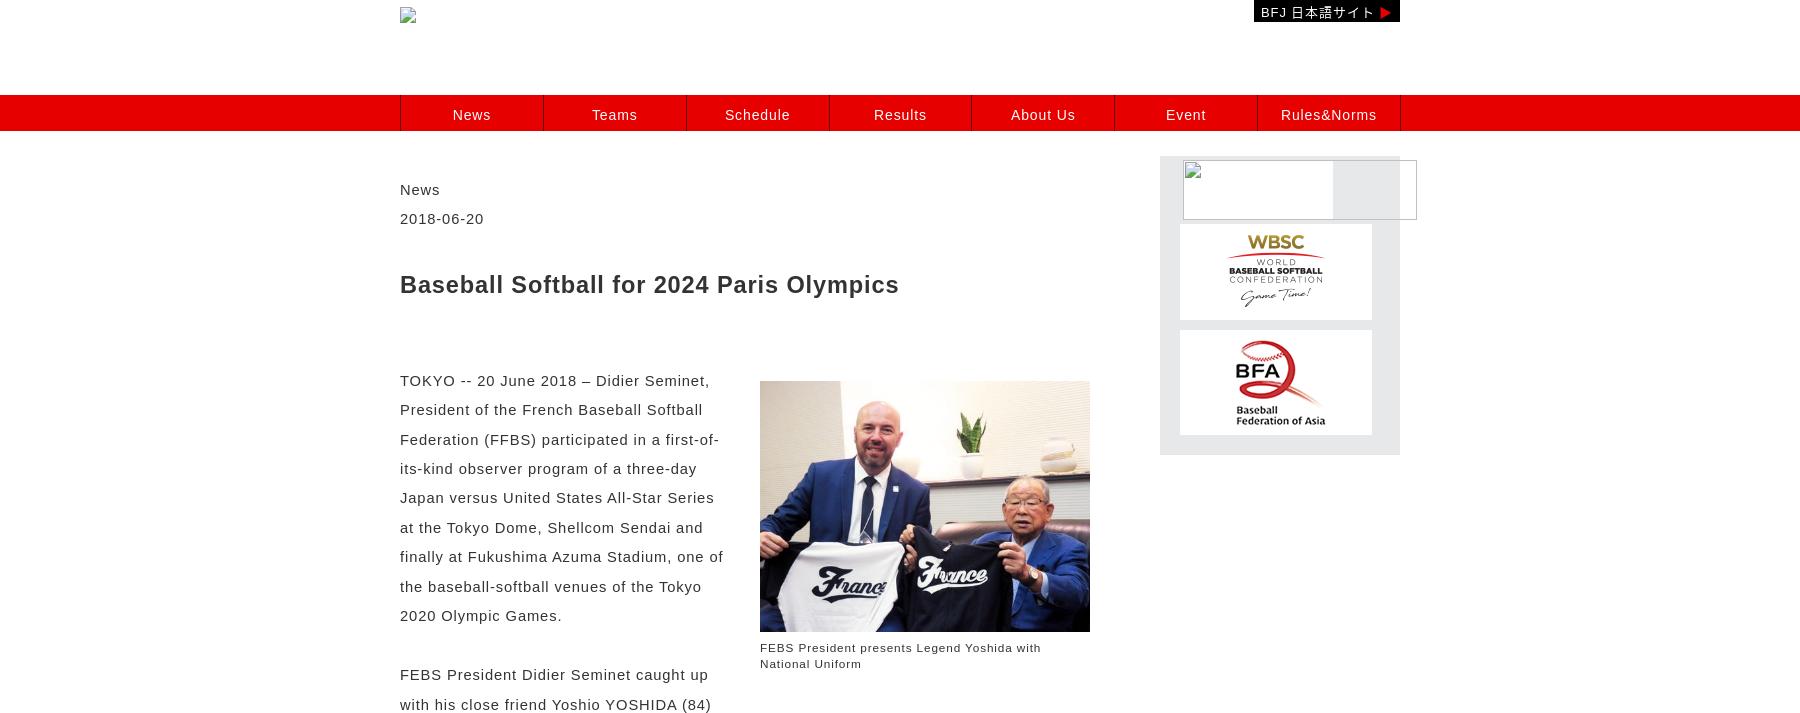  What do you see at coordinates (649, 283) in the screenshot?
I see `'Baseball Softball for 2024 Paris Olympics'` at bounding box center [649, 283].